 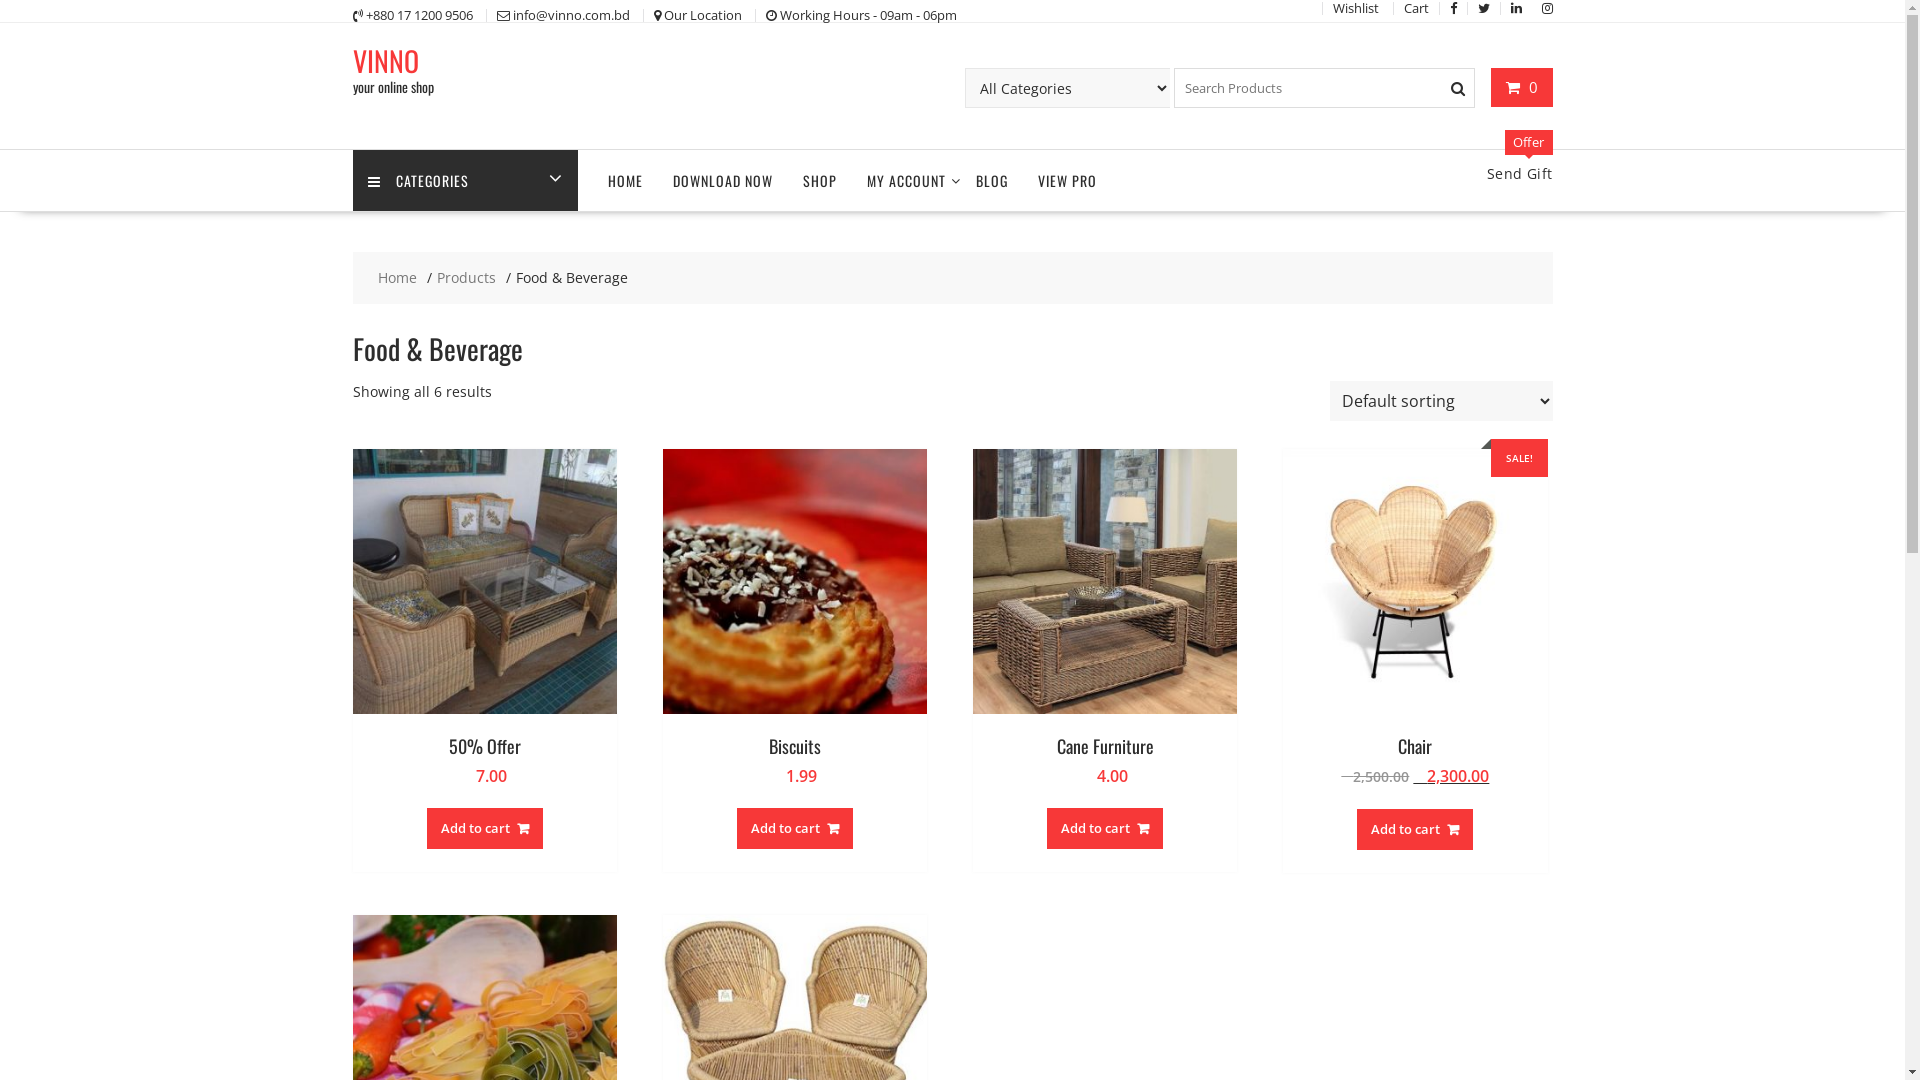 I want to click on 'Offer, so click(x=1520, y=172).